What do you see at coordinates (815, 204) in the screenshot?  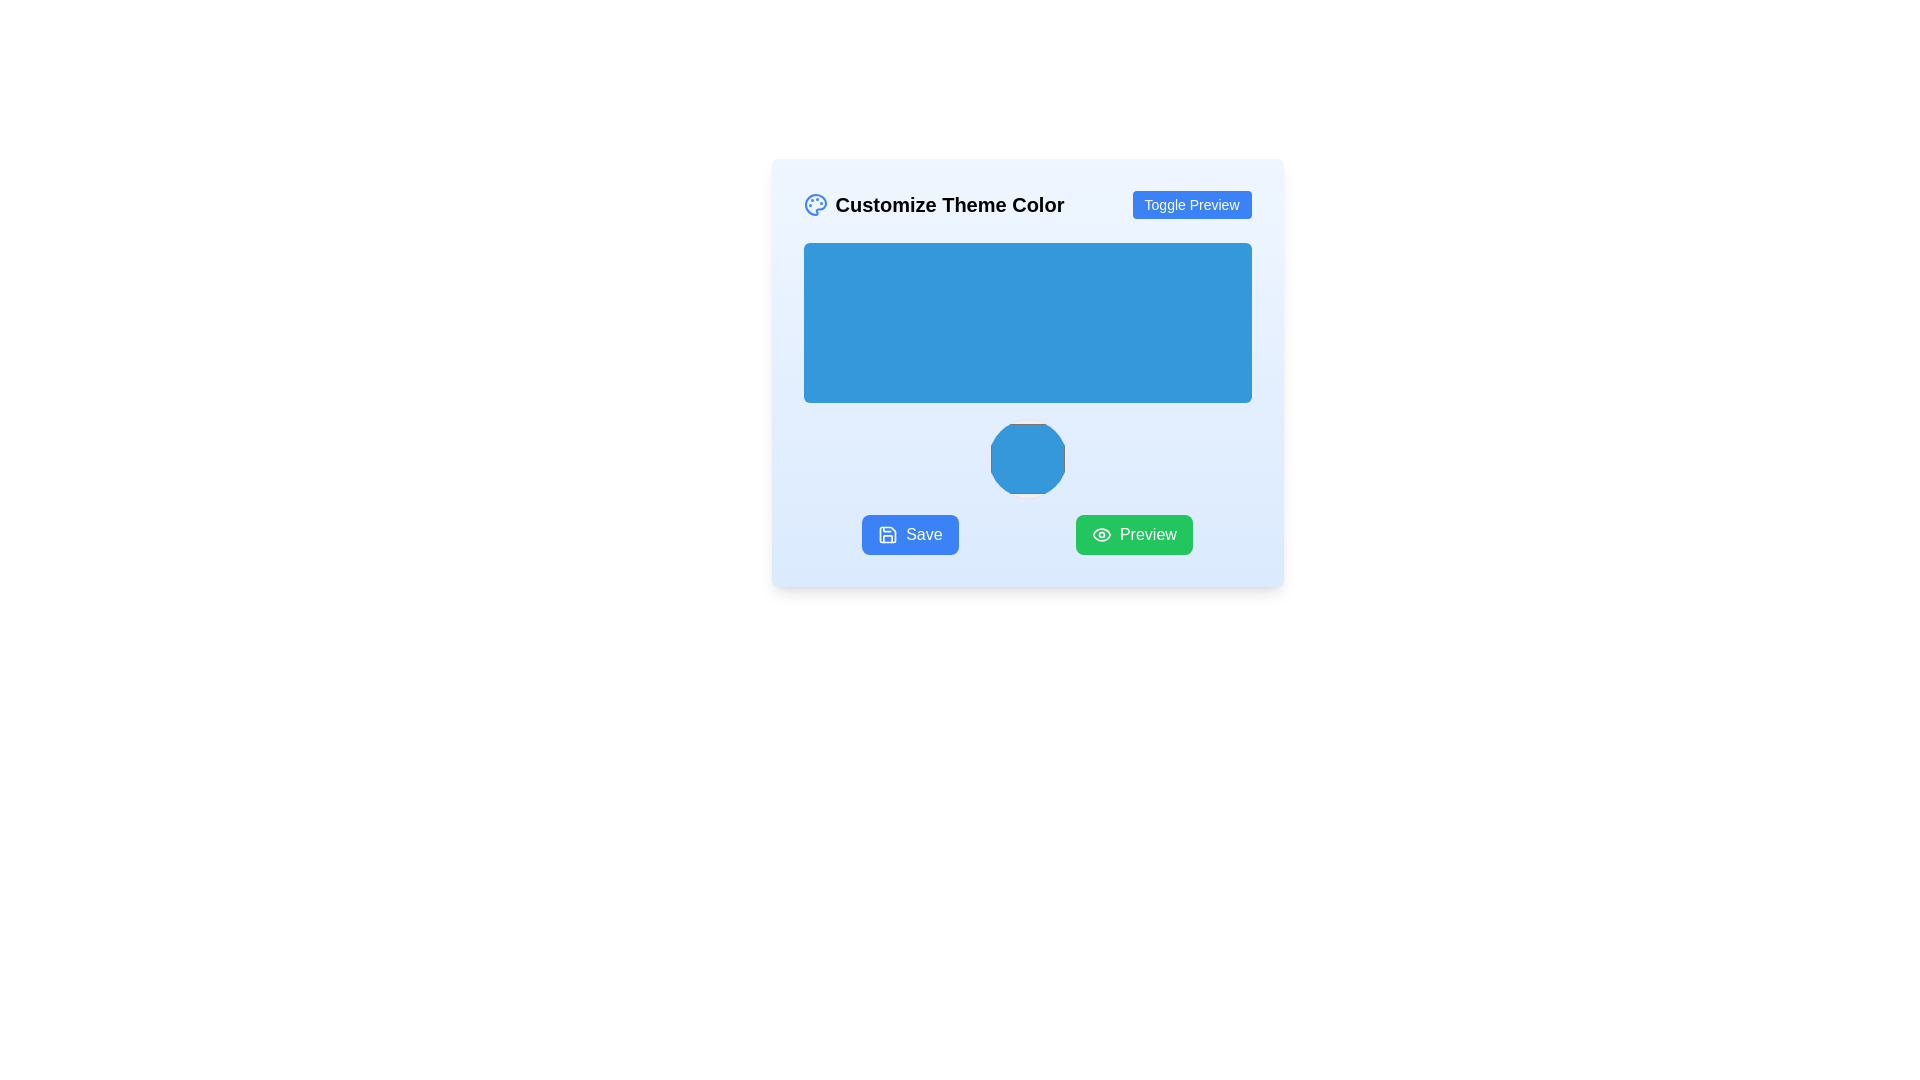 I see `the blue circular palette icon located to the left of the 'Customize Theme Color' text in the header section` at bounding box center [815, 204].